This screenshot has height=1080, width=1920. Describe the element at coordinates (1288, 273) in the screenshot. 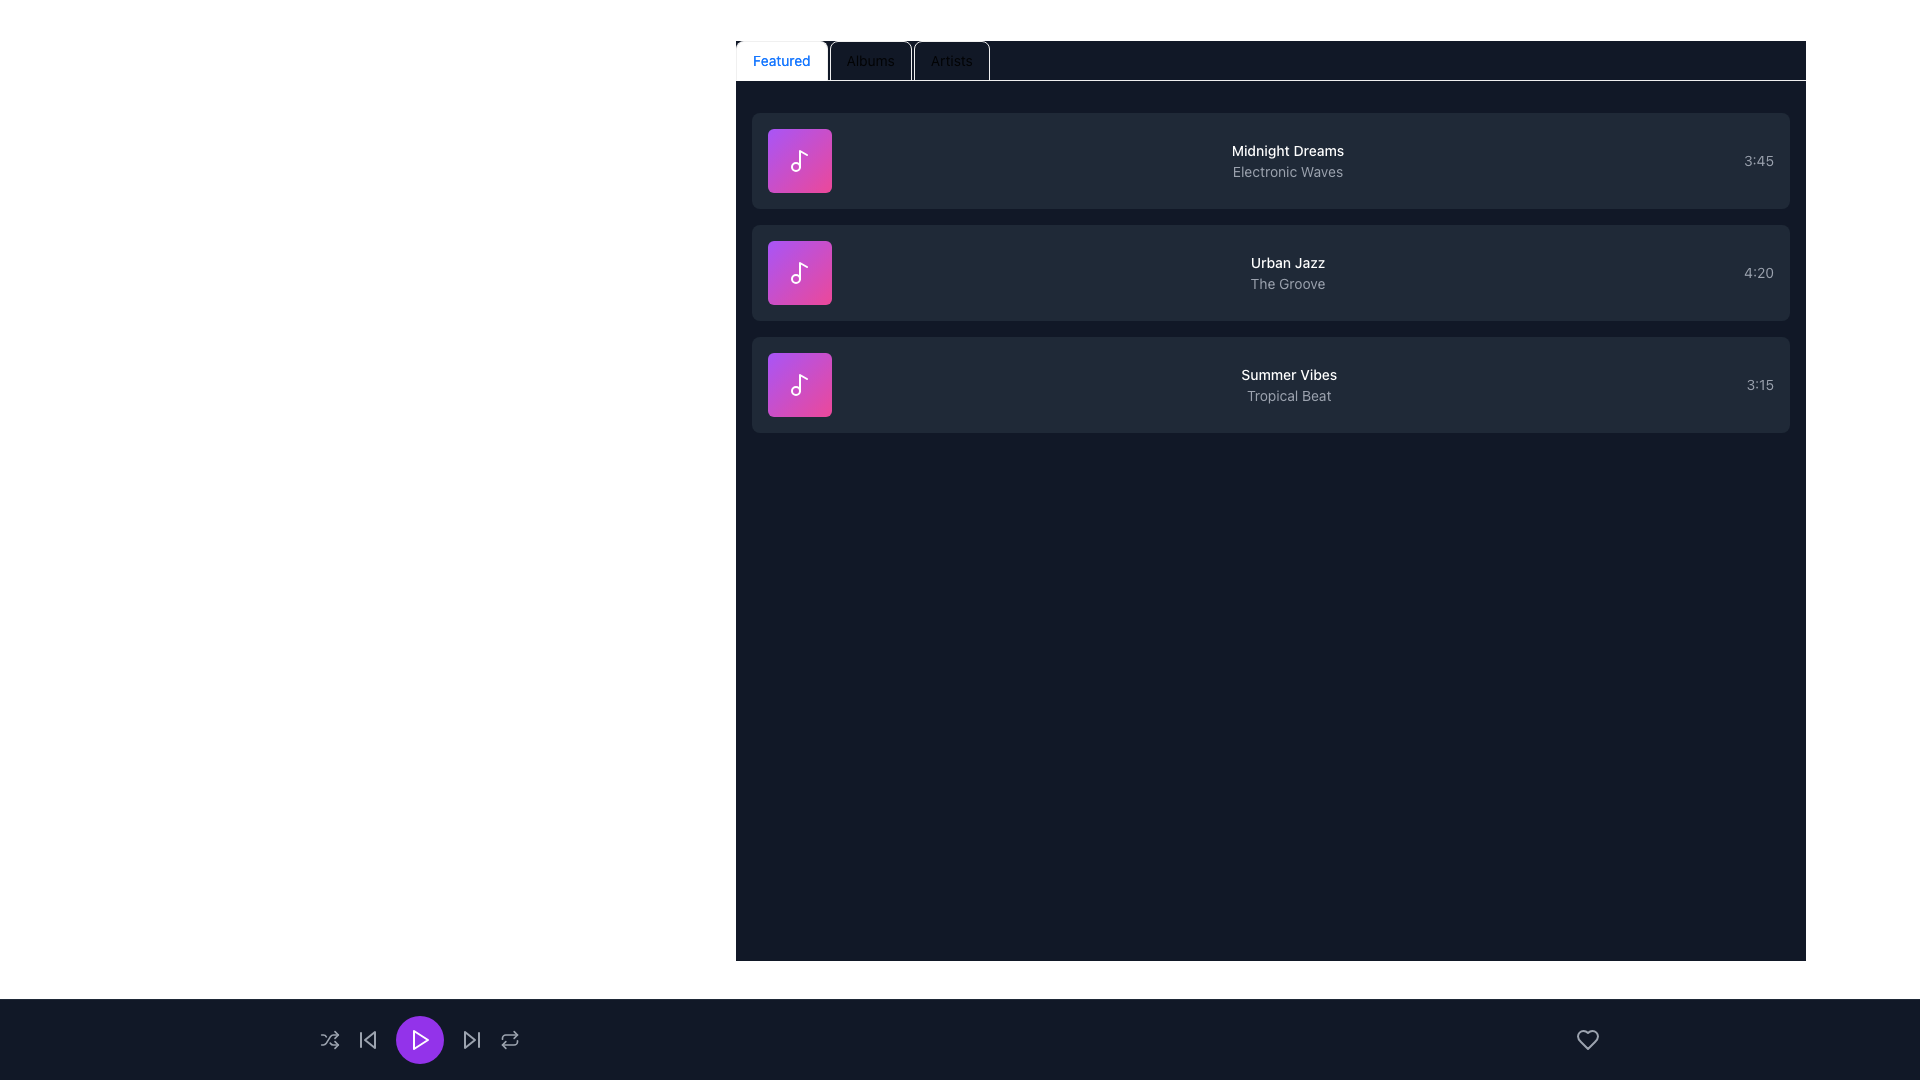

I see `the label that displays 'Urban Jazz' and 'The Groove'` at that location.